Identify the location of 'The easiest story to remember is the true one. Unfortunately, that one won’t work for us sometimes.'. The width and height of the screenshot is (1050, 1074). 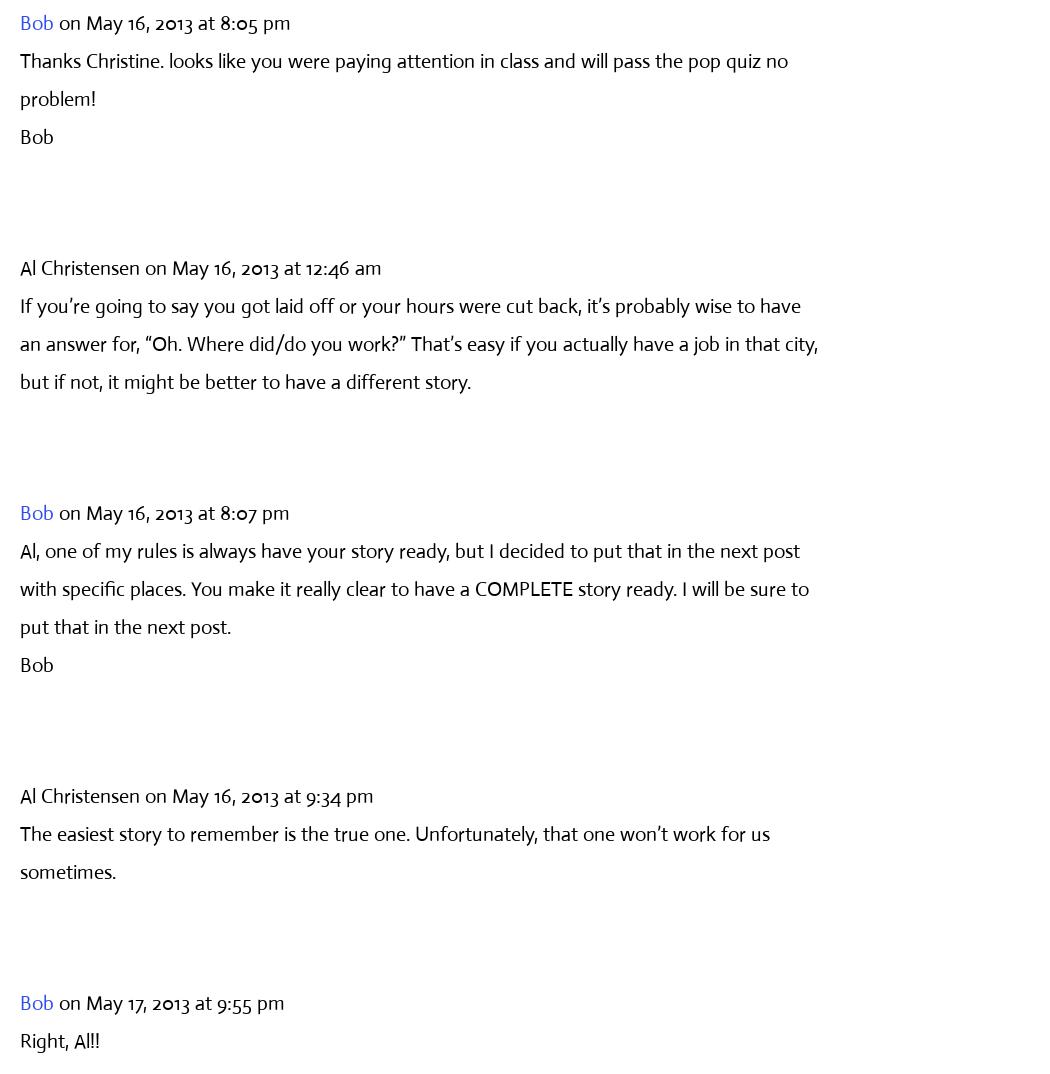
(395, 852).